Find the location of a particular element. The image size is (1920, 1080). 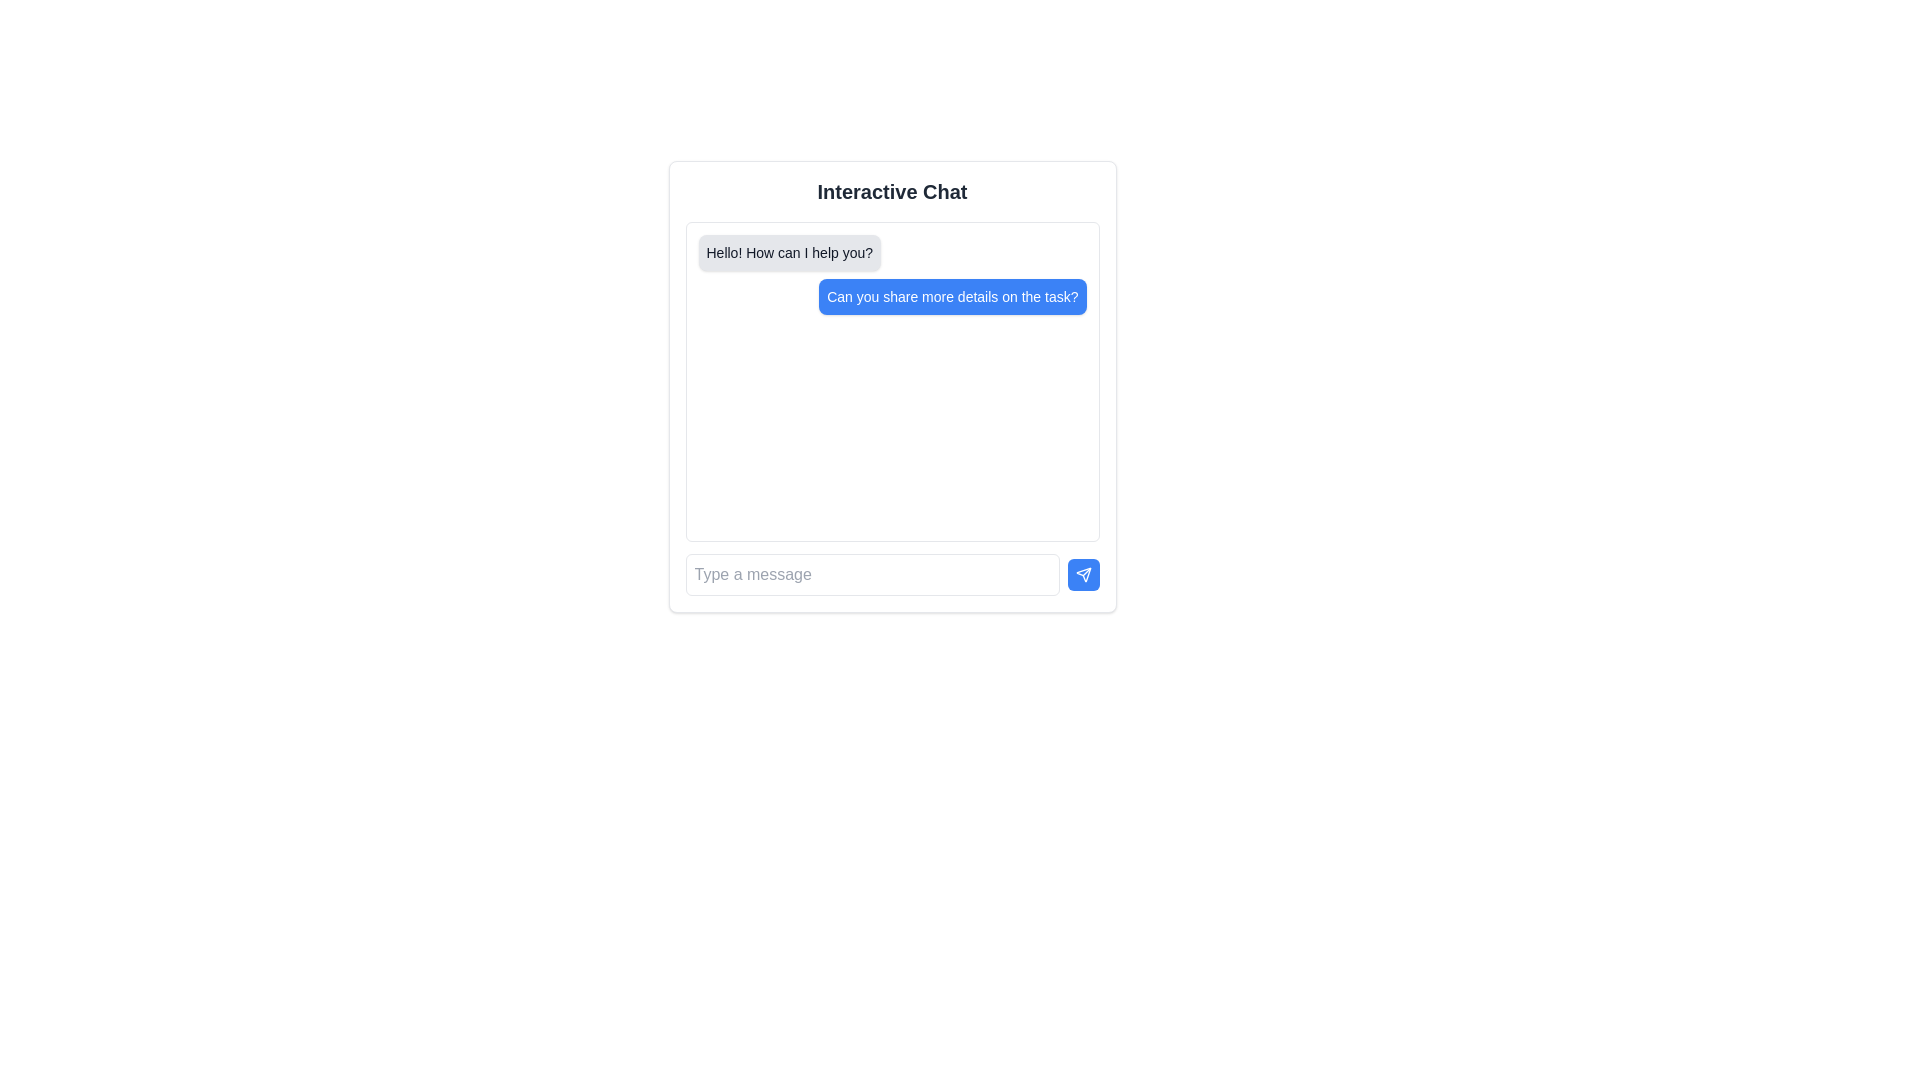

the send button located to the right of the text input box in the chat interface is located at coordinates (1082, 574).